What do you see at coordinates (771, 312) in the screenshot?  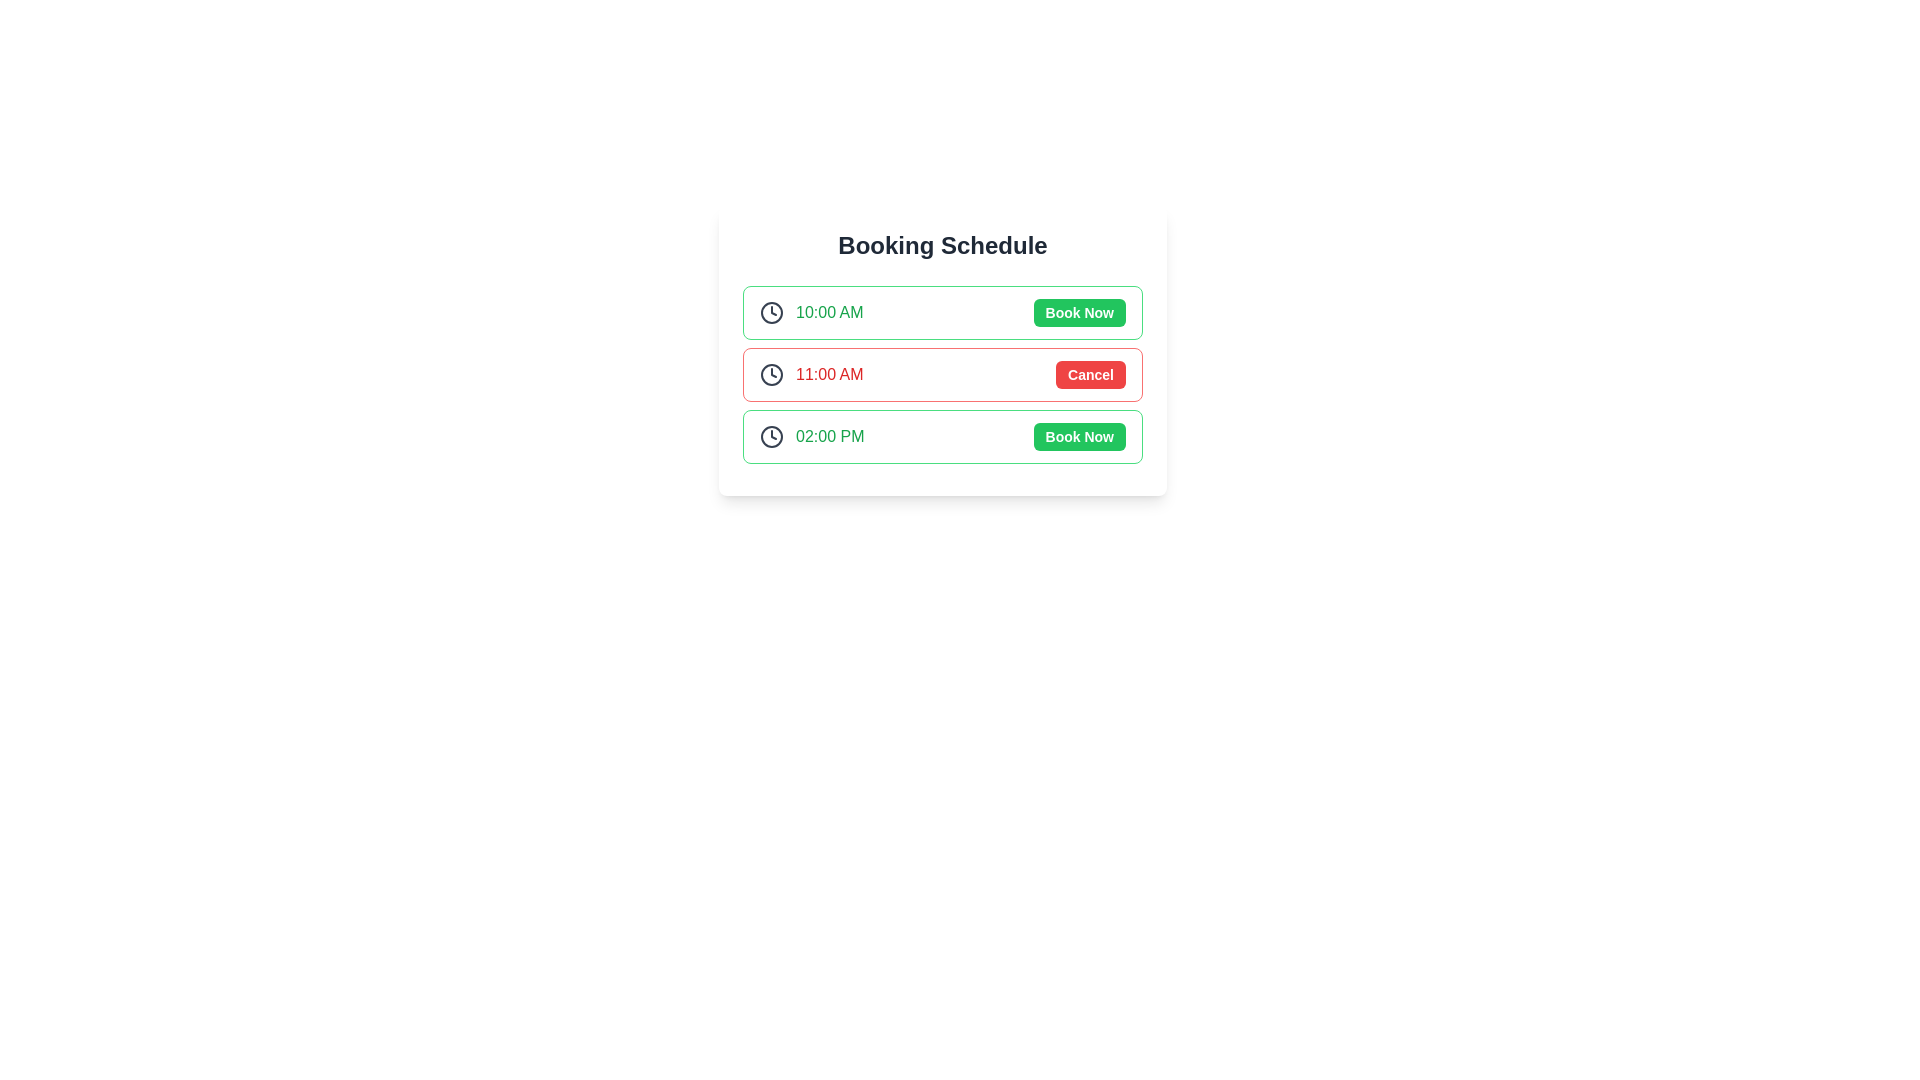 I see `the clock icon located to the left of the text '10:00 AM' in the first row of the booking schedule` at bounding box center [771, 312].